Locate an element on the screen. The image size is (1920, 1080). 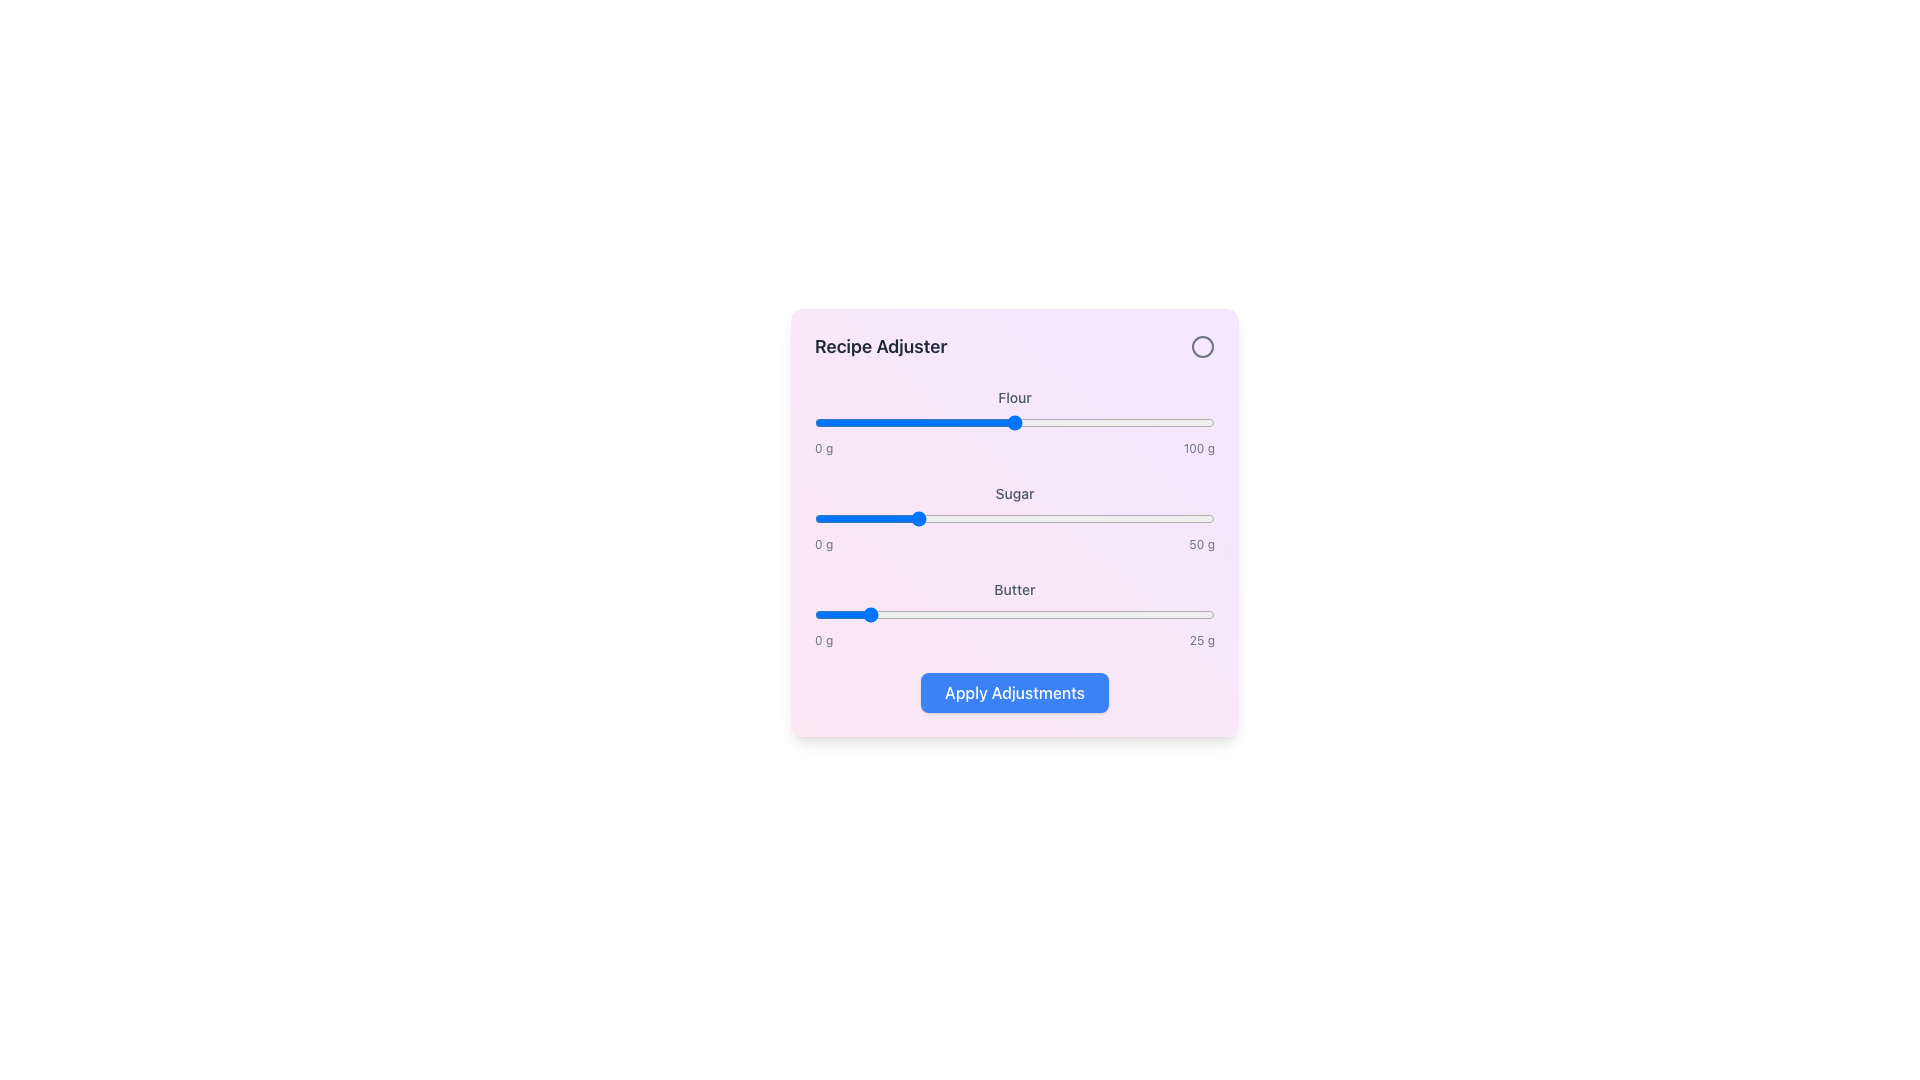
the flour amount is located at coordinates (1186, 422).